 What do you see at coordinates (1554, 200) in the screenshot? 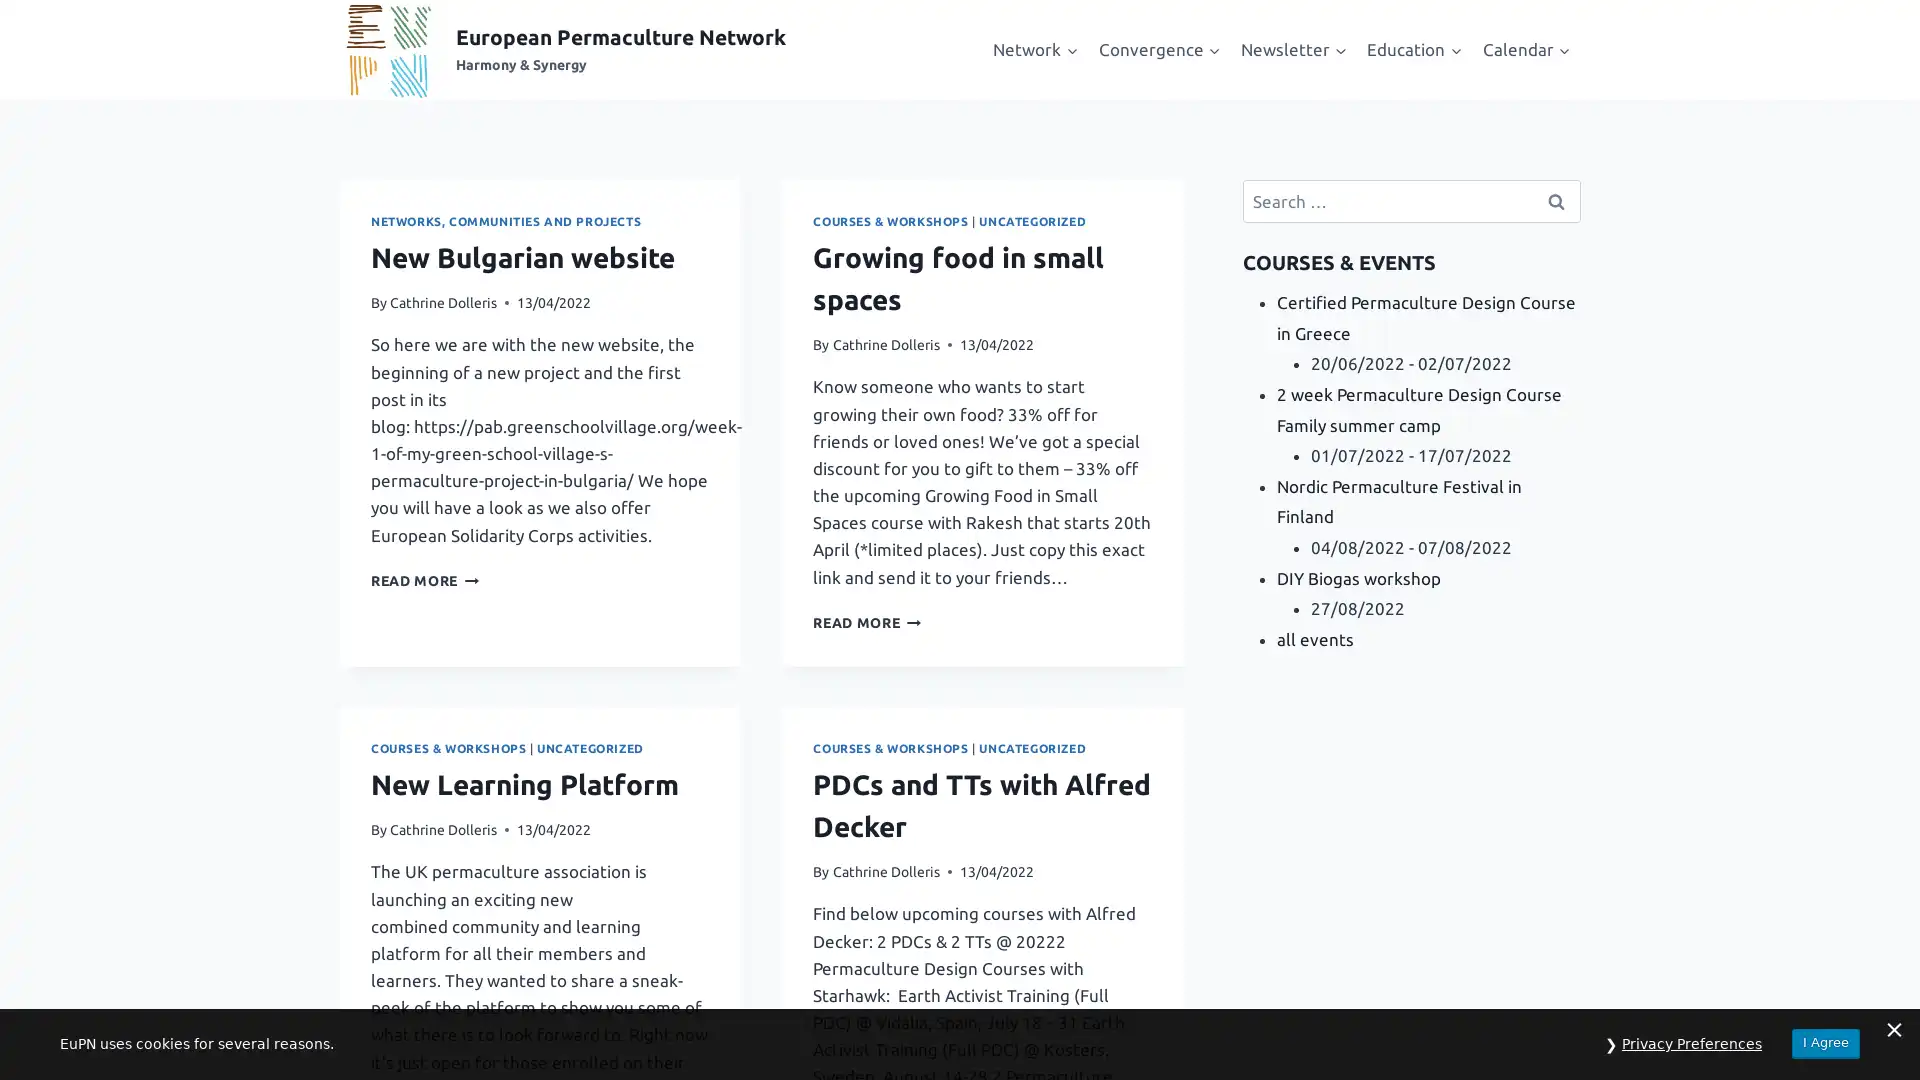
I see `Search` at bounding box center [1554, 200].